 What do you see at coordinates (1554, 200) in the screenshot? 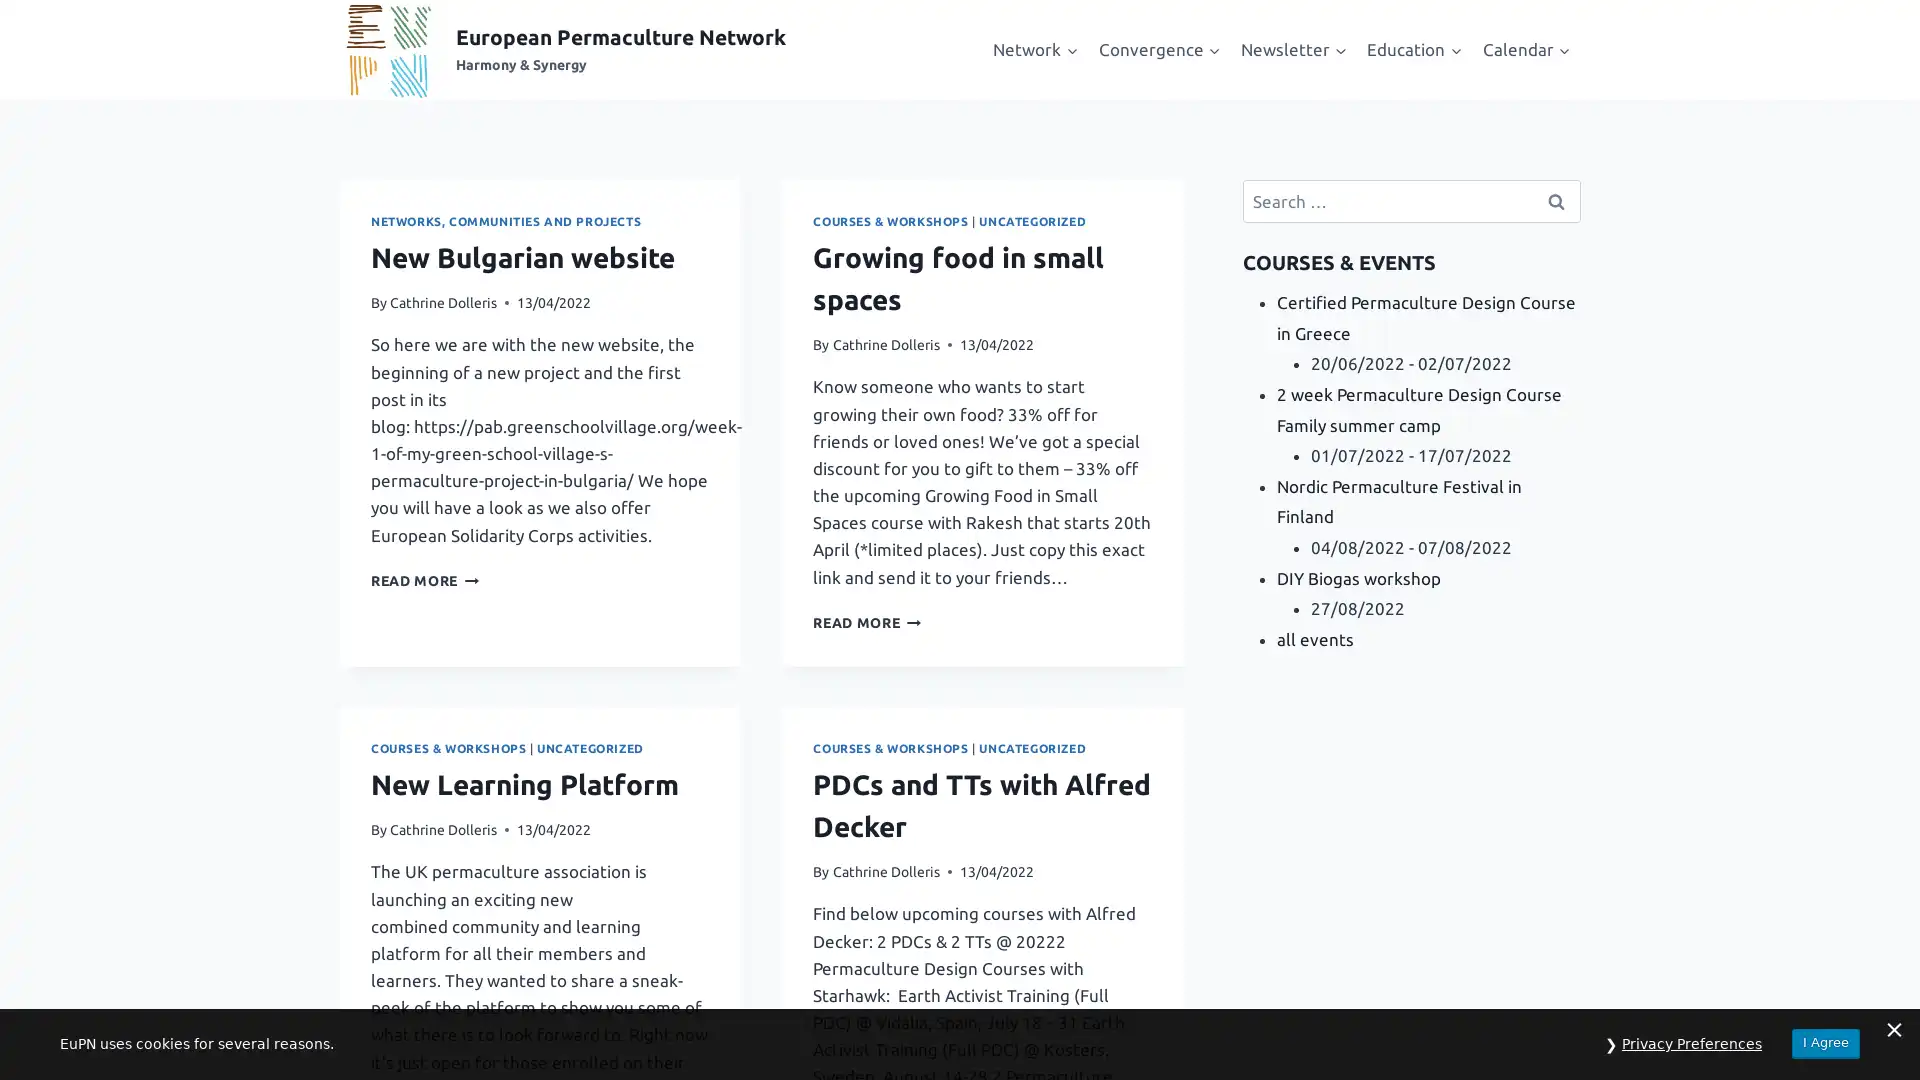
I see `Search` at bounding box center [1554, 200].